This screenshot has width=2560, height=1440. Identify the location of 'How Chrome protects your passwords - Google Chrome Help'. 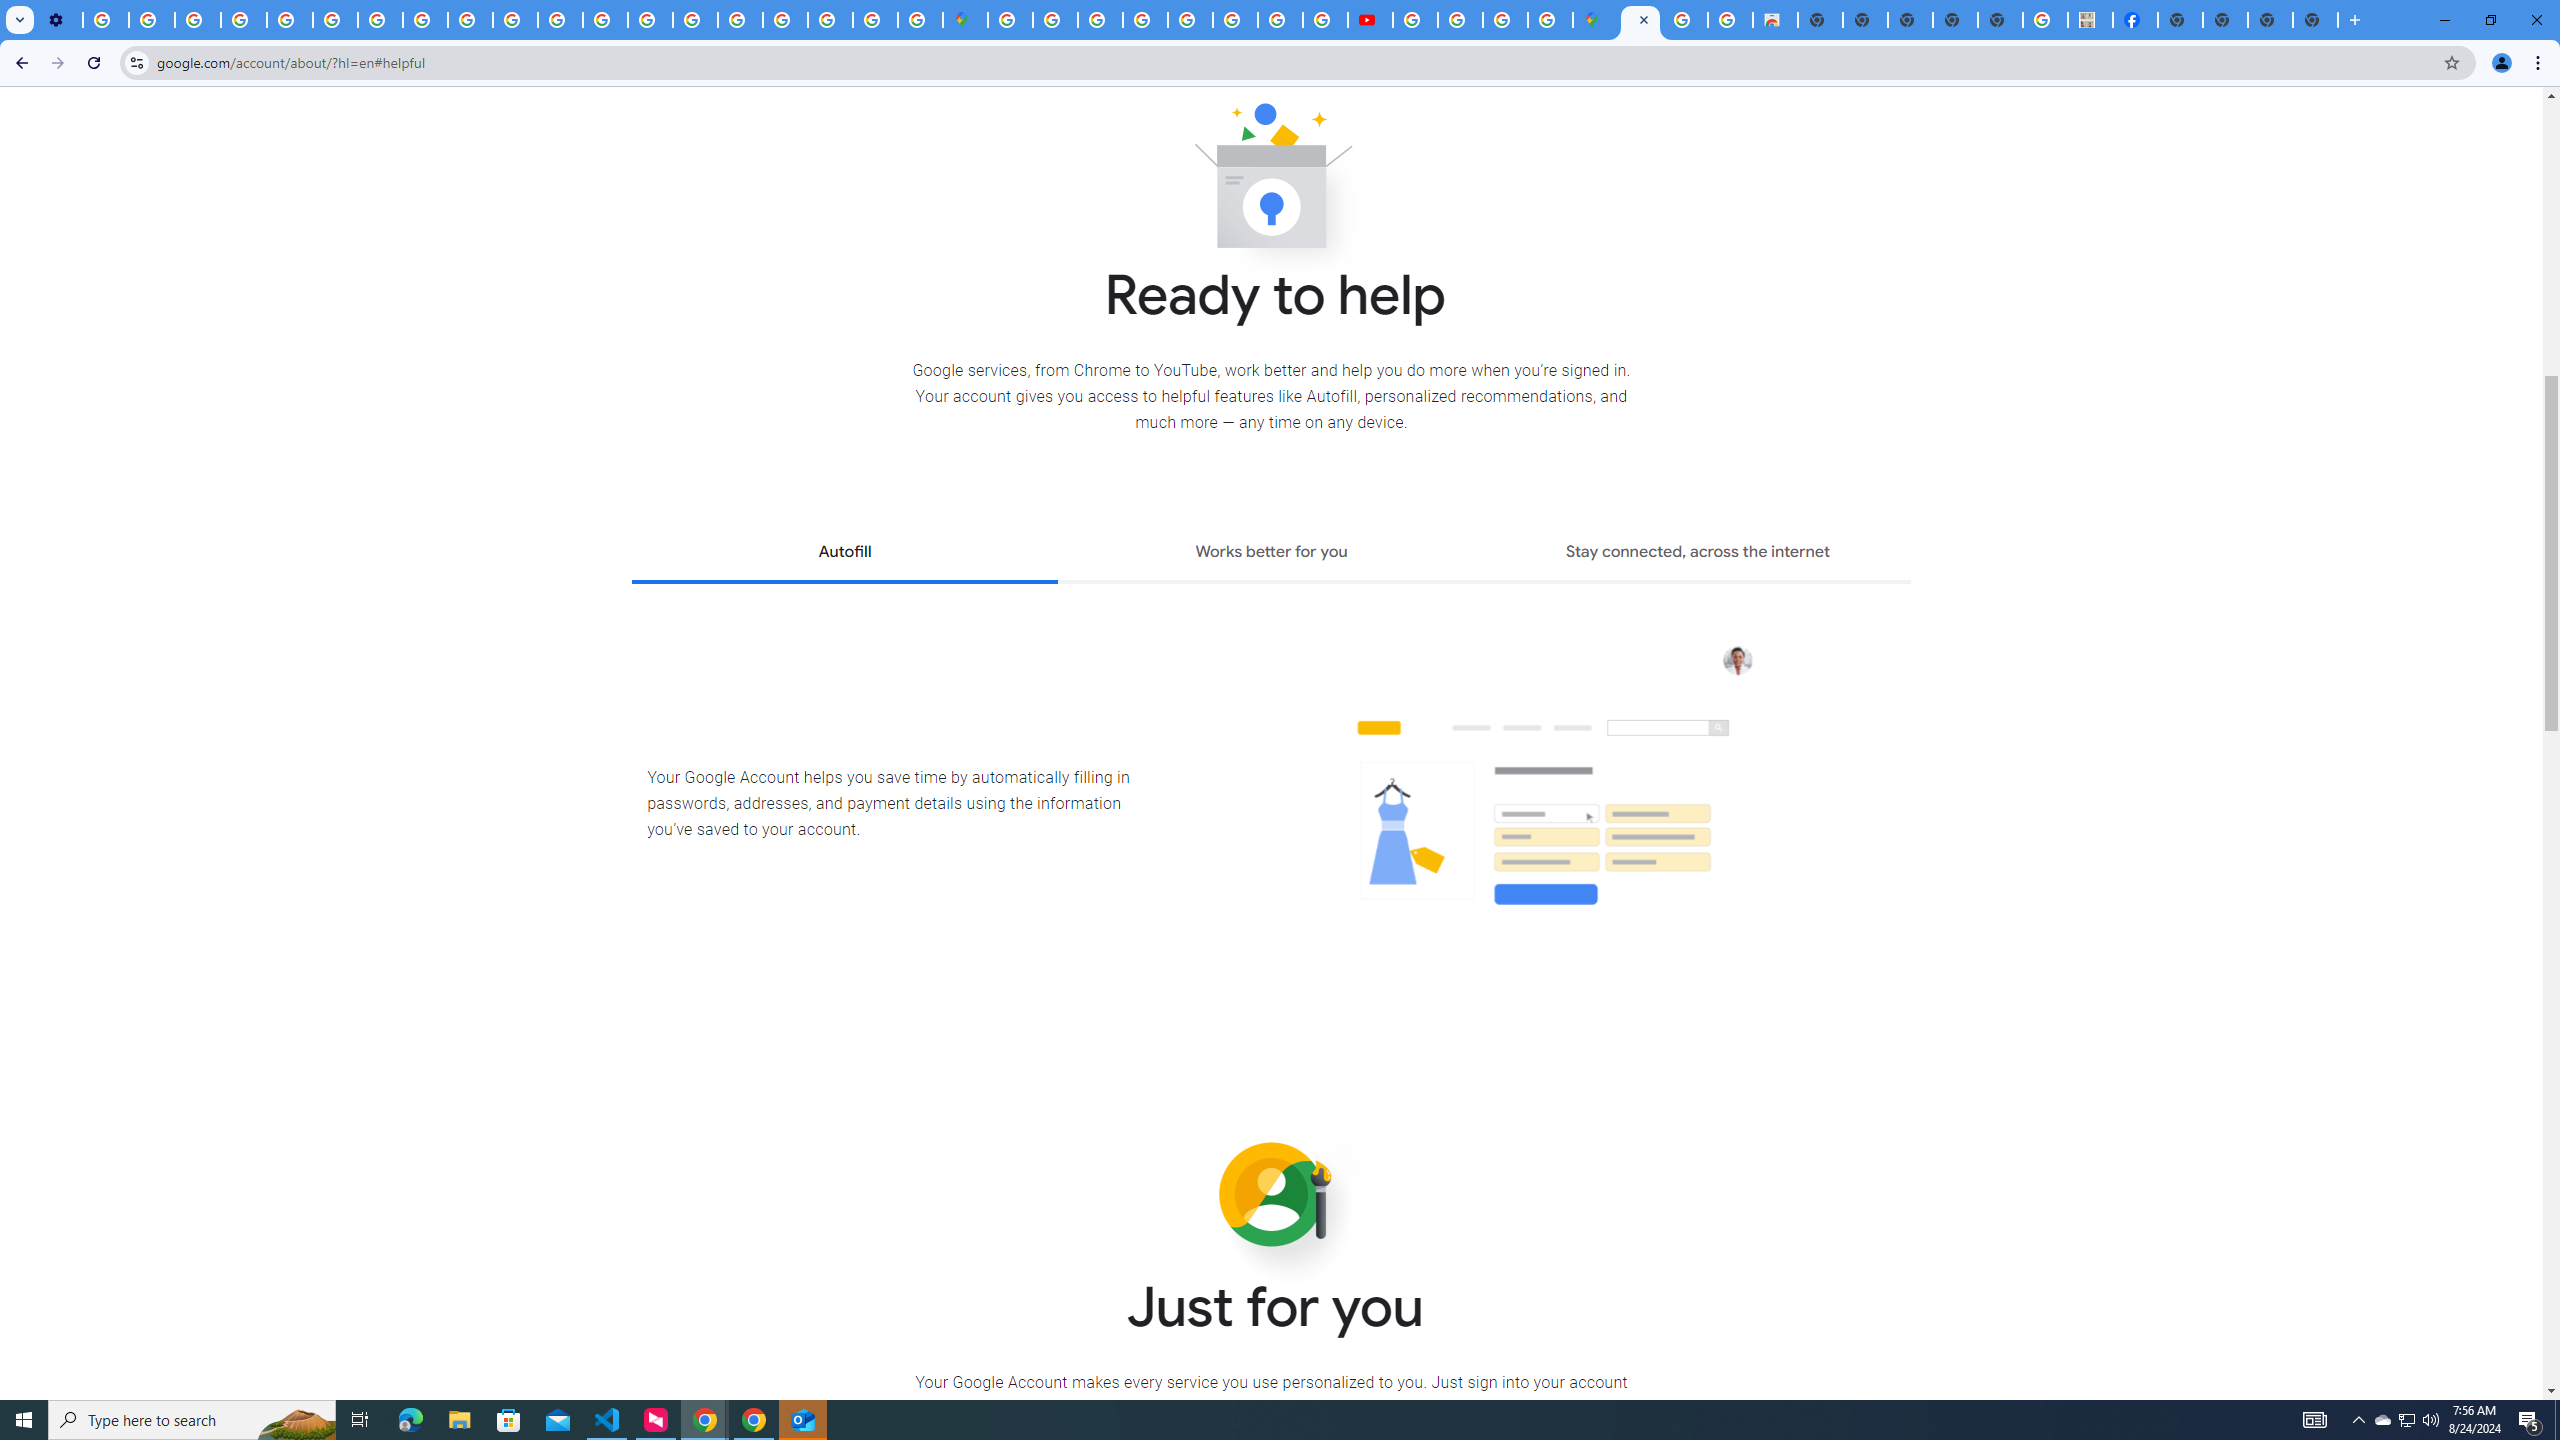
(1414, 19).